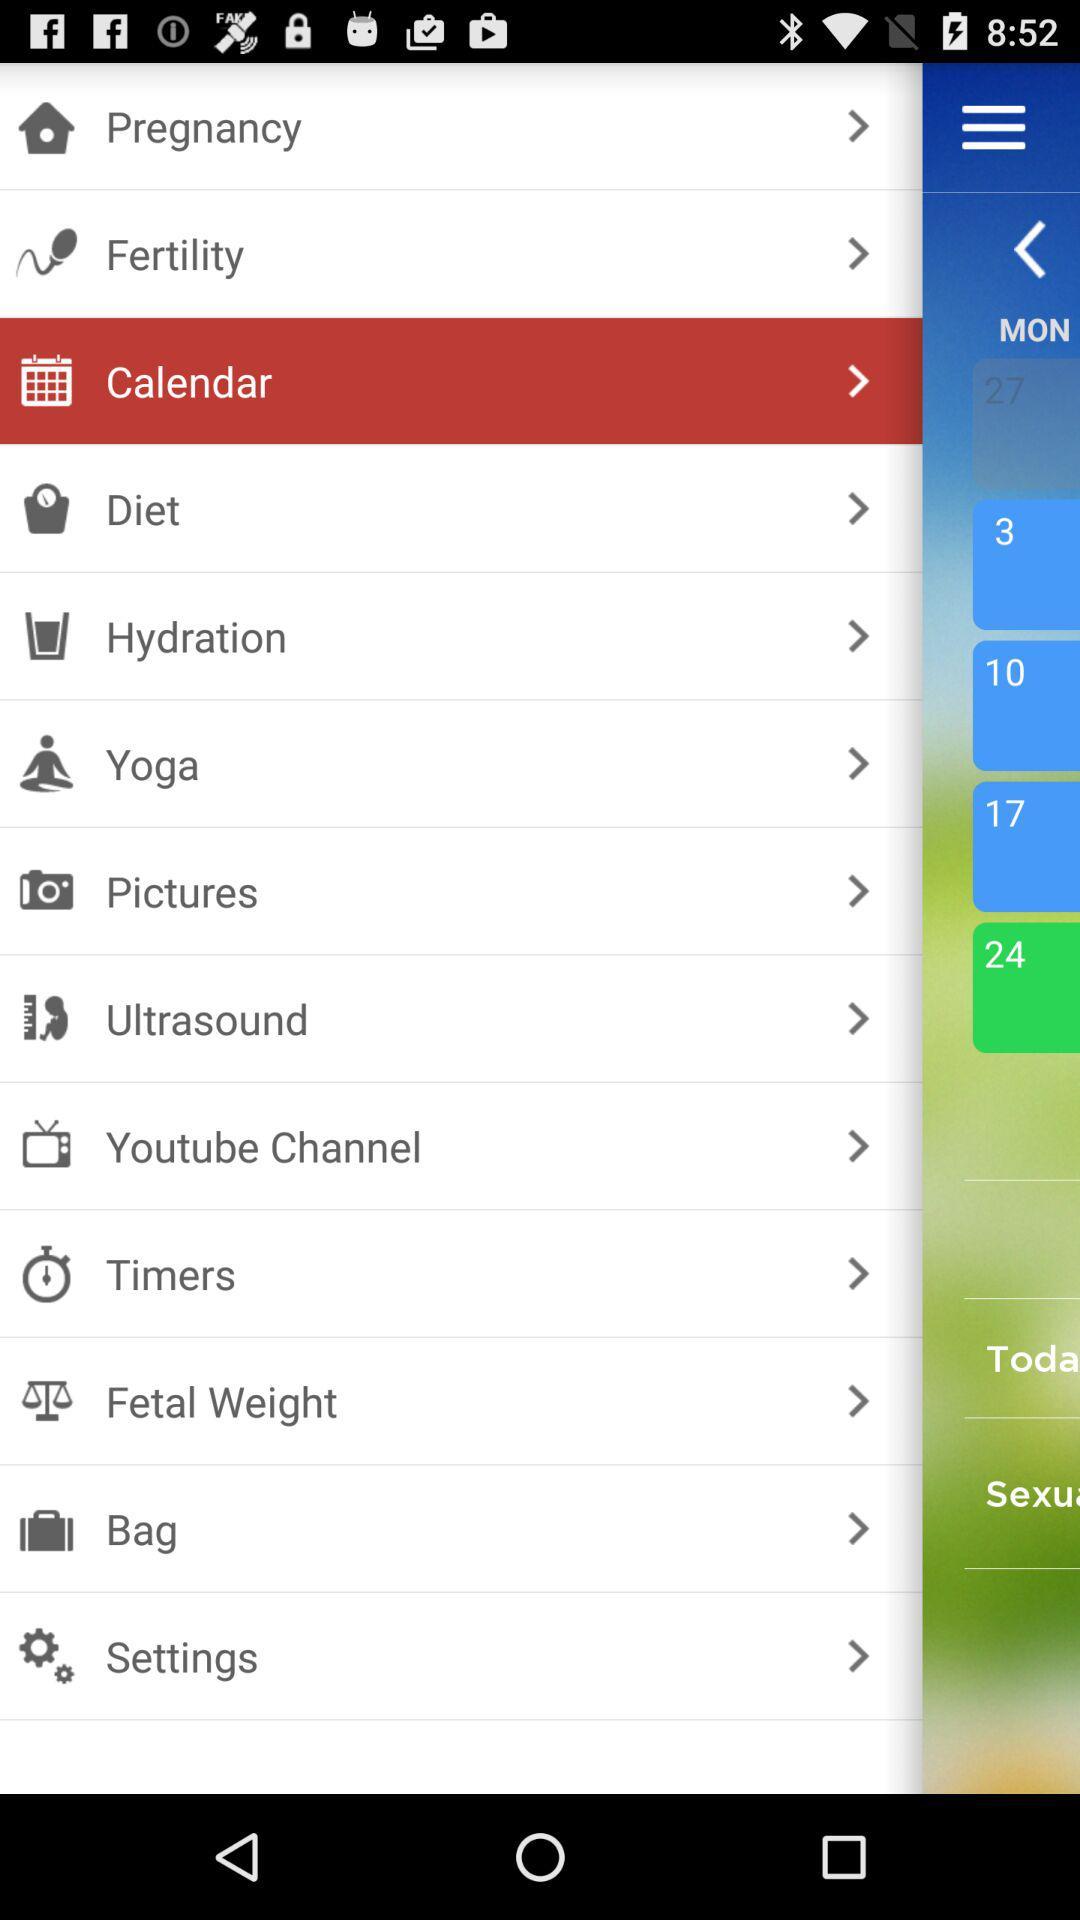 This screenshot has width=1080, height=1920. I want to click on the menu icon, so click(993, 135).